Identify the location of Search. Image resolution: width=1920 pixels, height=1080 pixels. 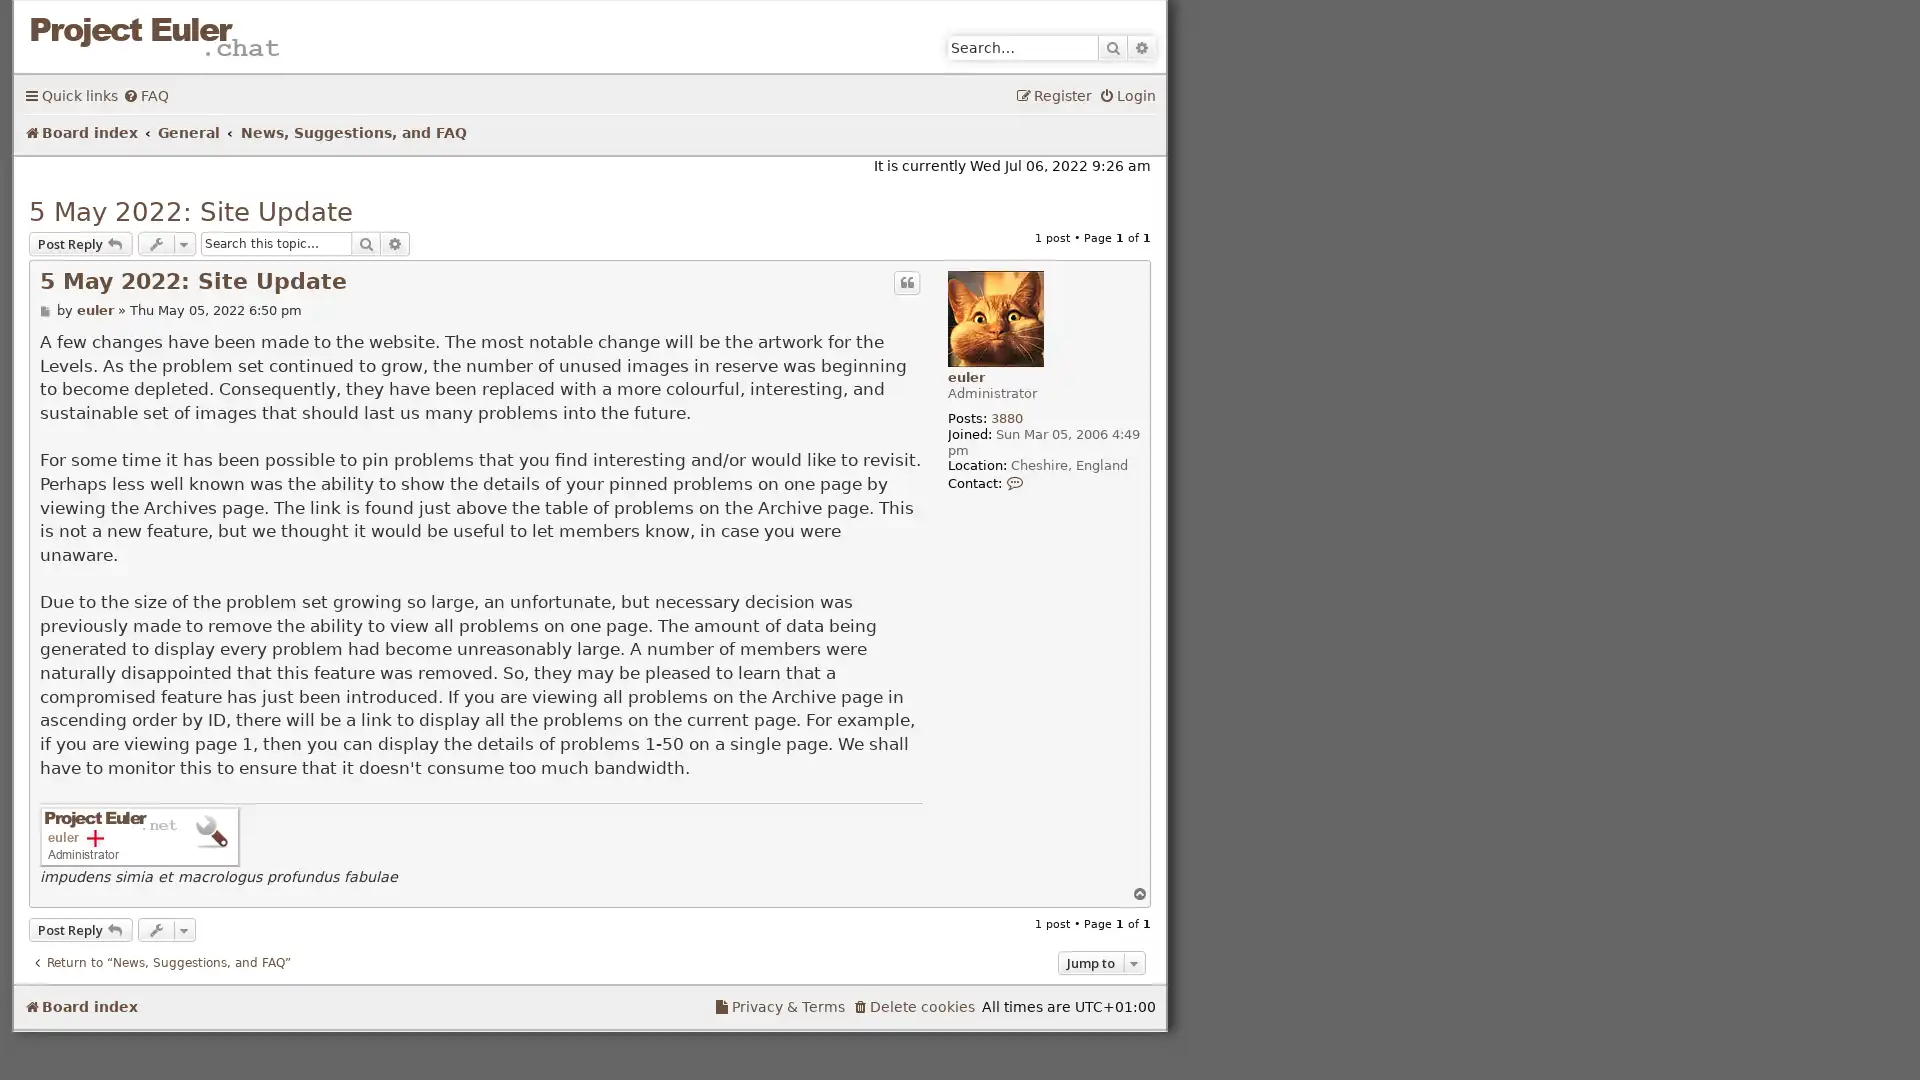
(1112, 46).